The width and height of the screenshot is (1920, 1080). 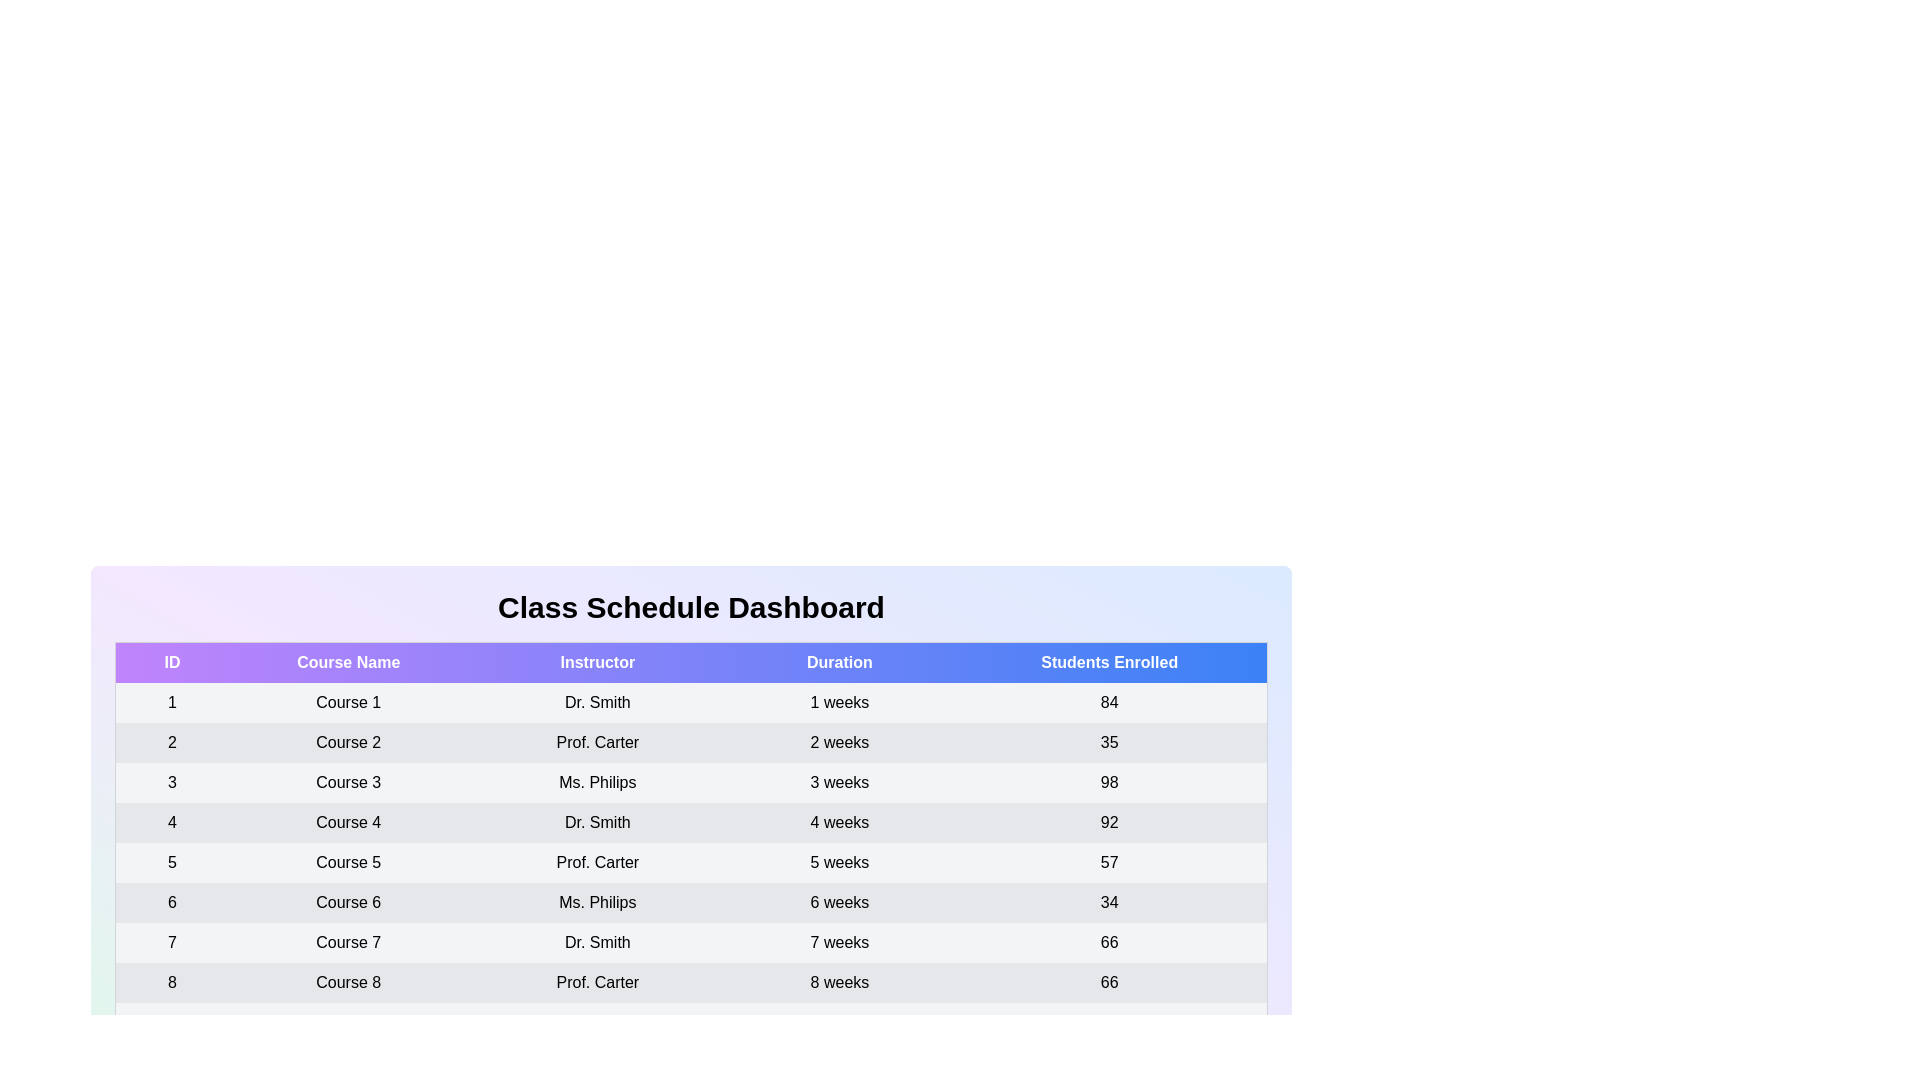 What do you see at coordinates (840, 662) in the screenshot?
I see `the table header Duration to sort the table by that column` at bounding box center [840, 662].